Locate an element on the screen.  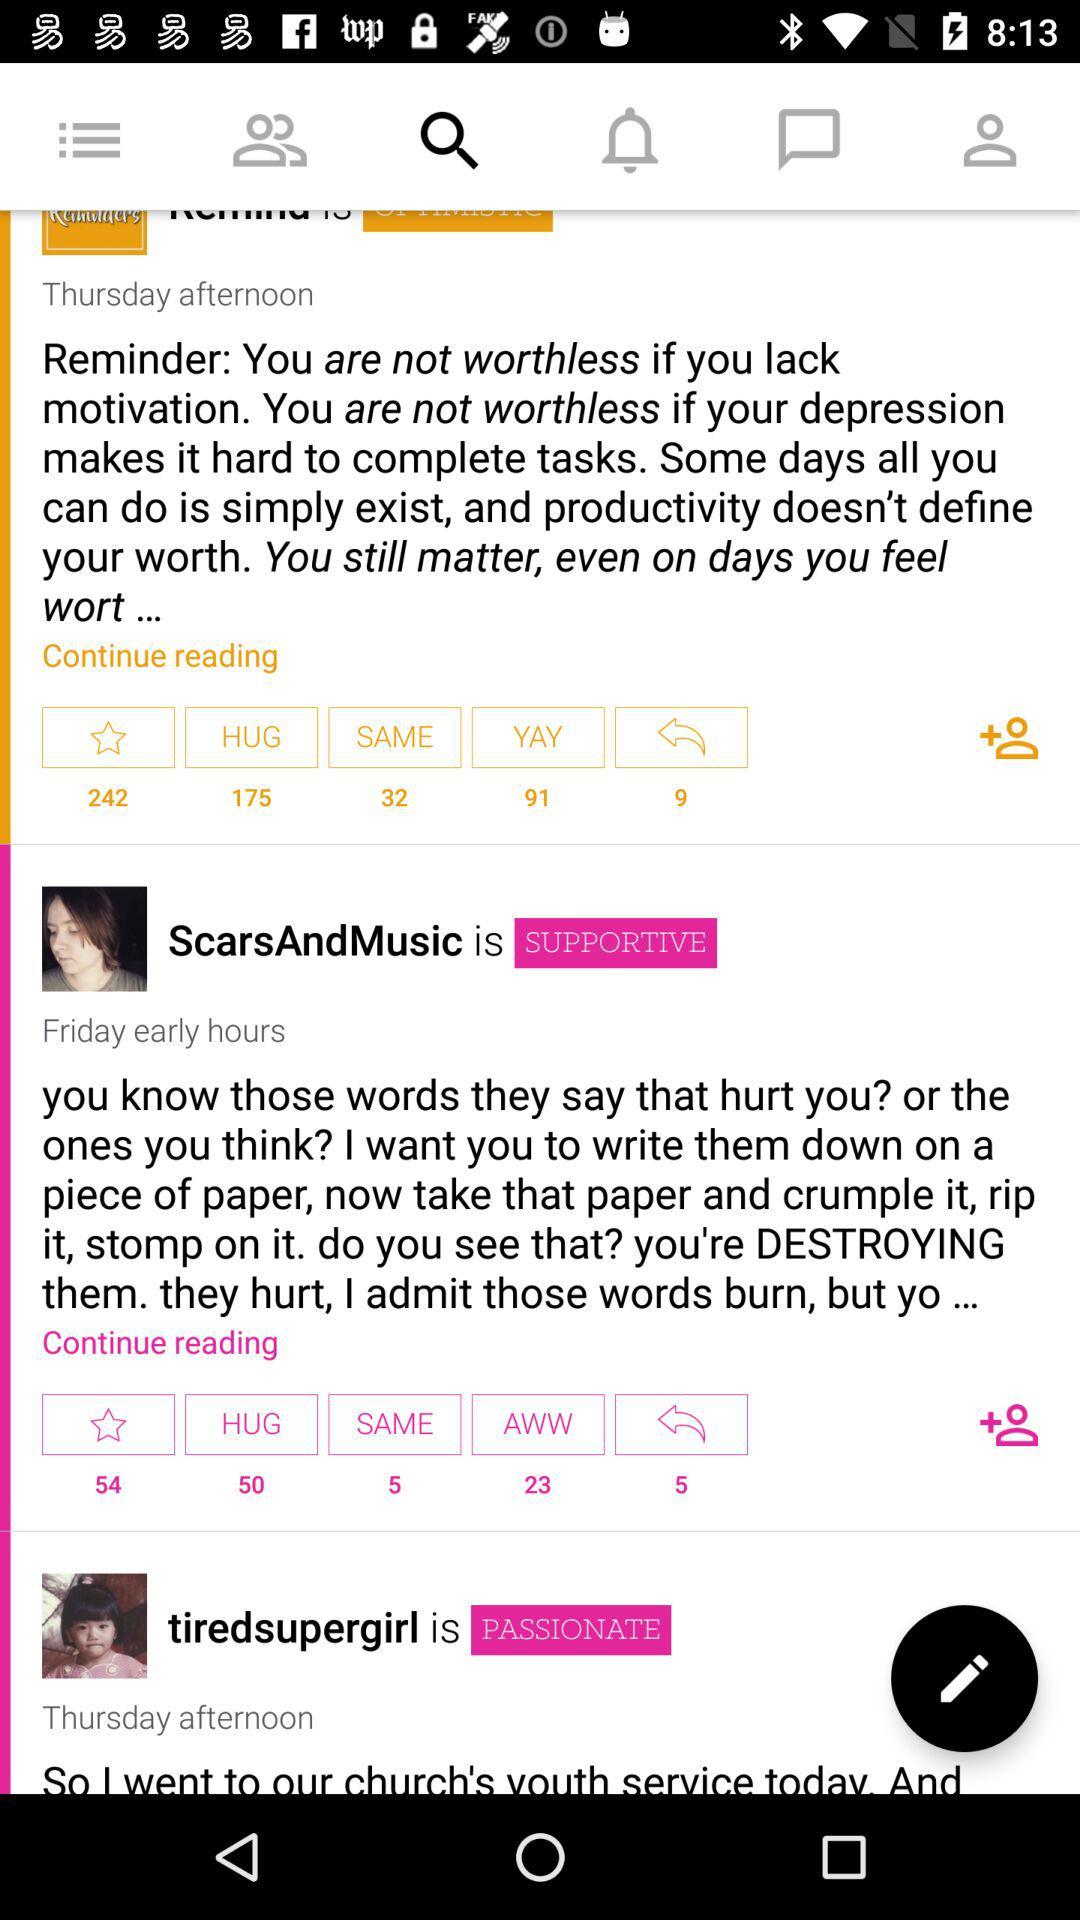
friend is located at coordinates (1009, 736).